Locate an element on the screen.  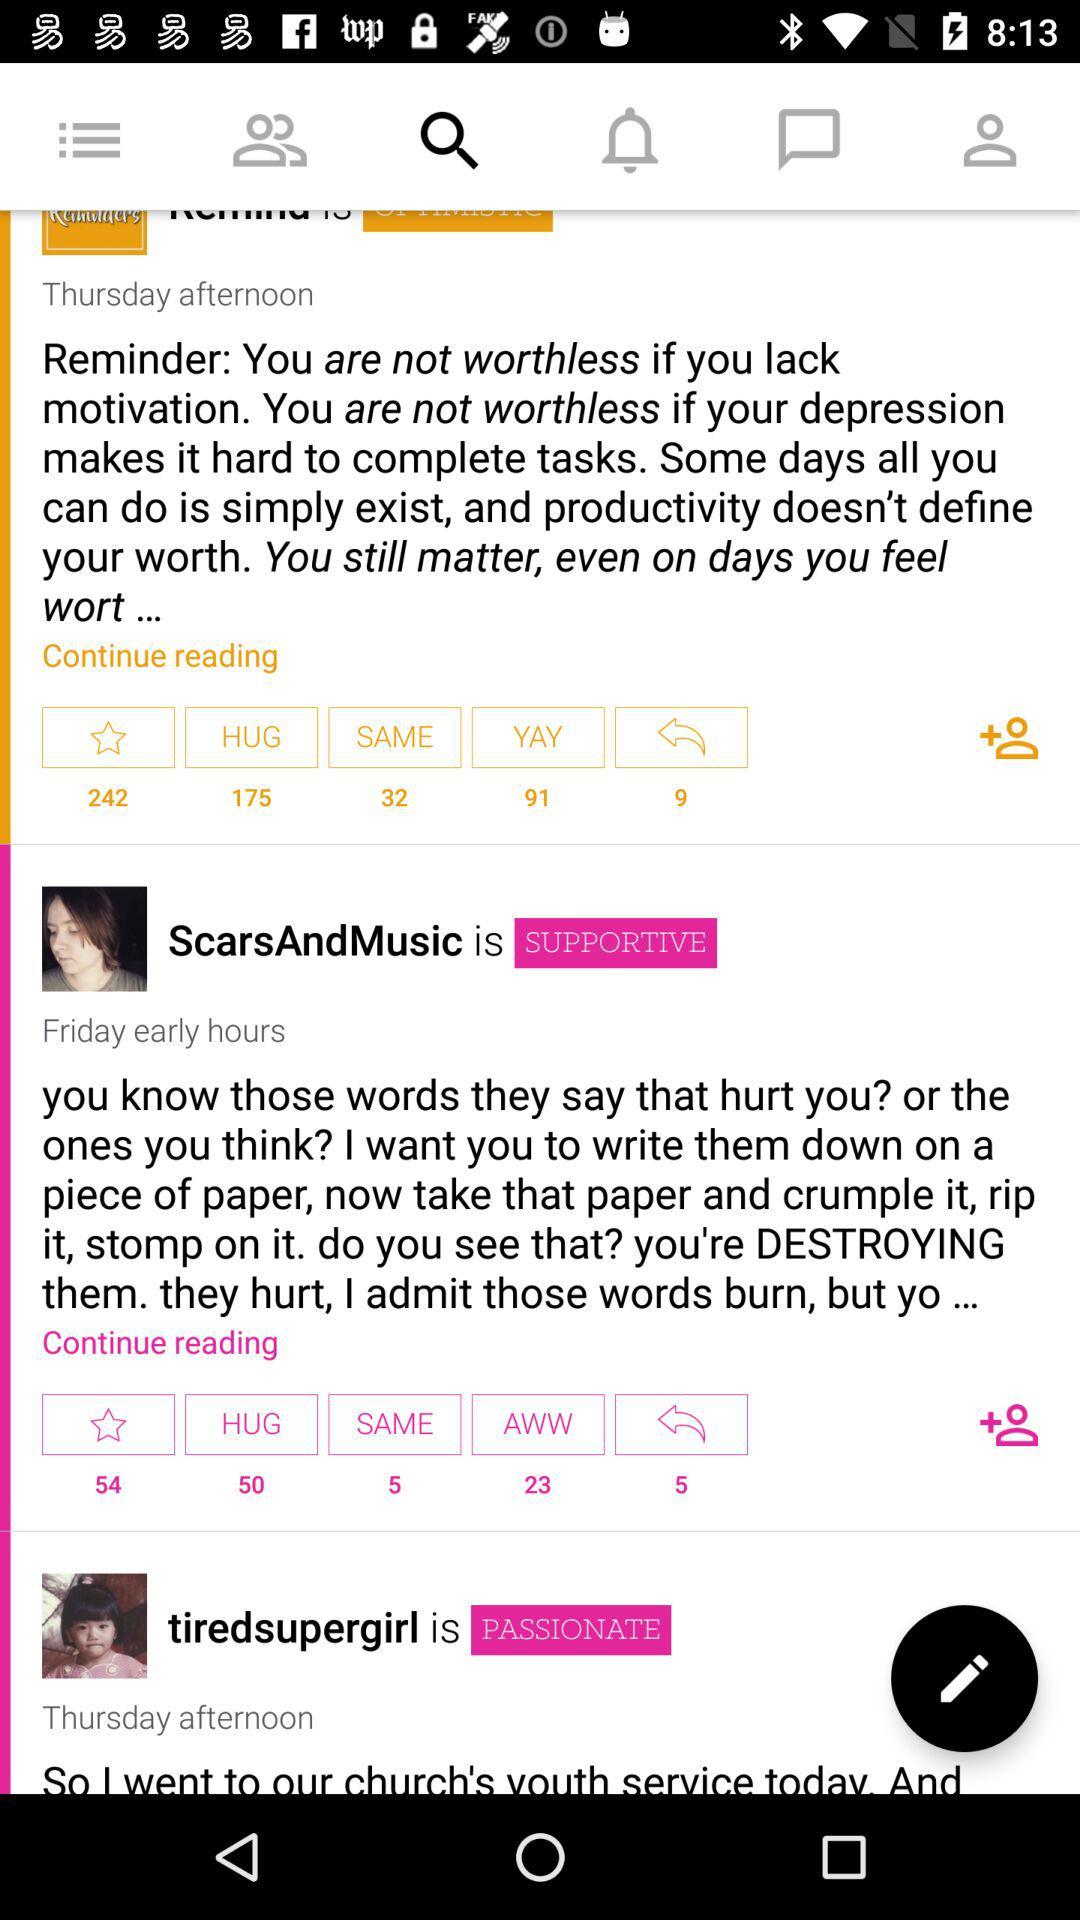
friend is located at coordinates (1009, 736).